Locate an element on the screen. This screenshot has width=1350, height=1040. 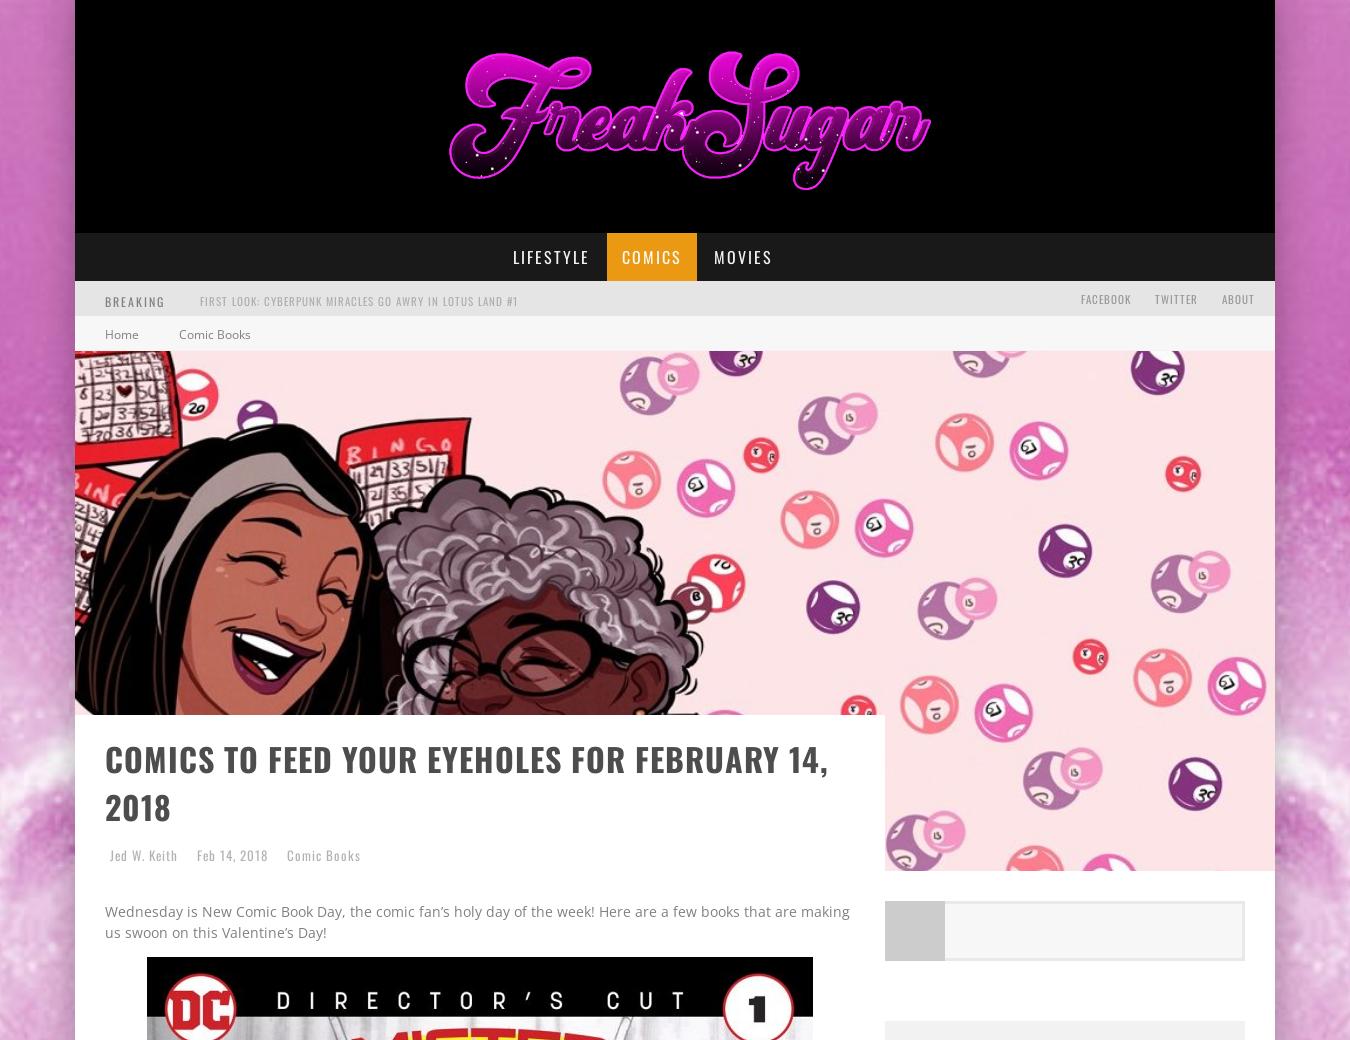
'Comics' is located at coordinates (650, 256).